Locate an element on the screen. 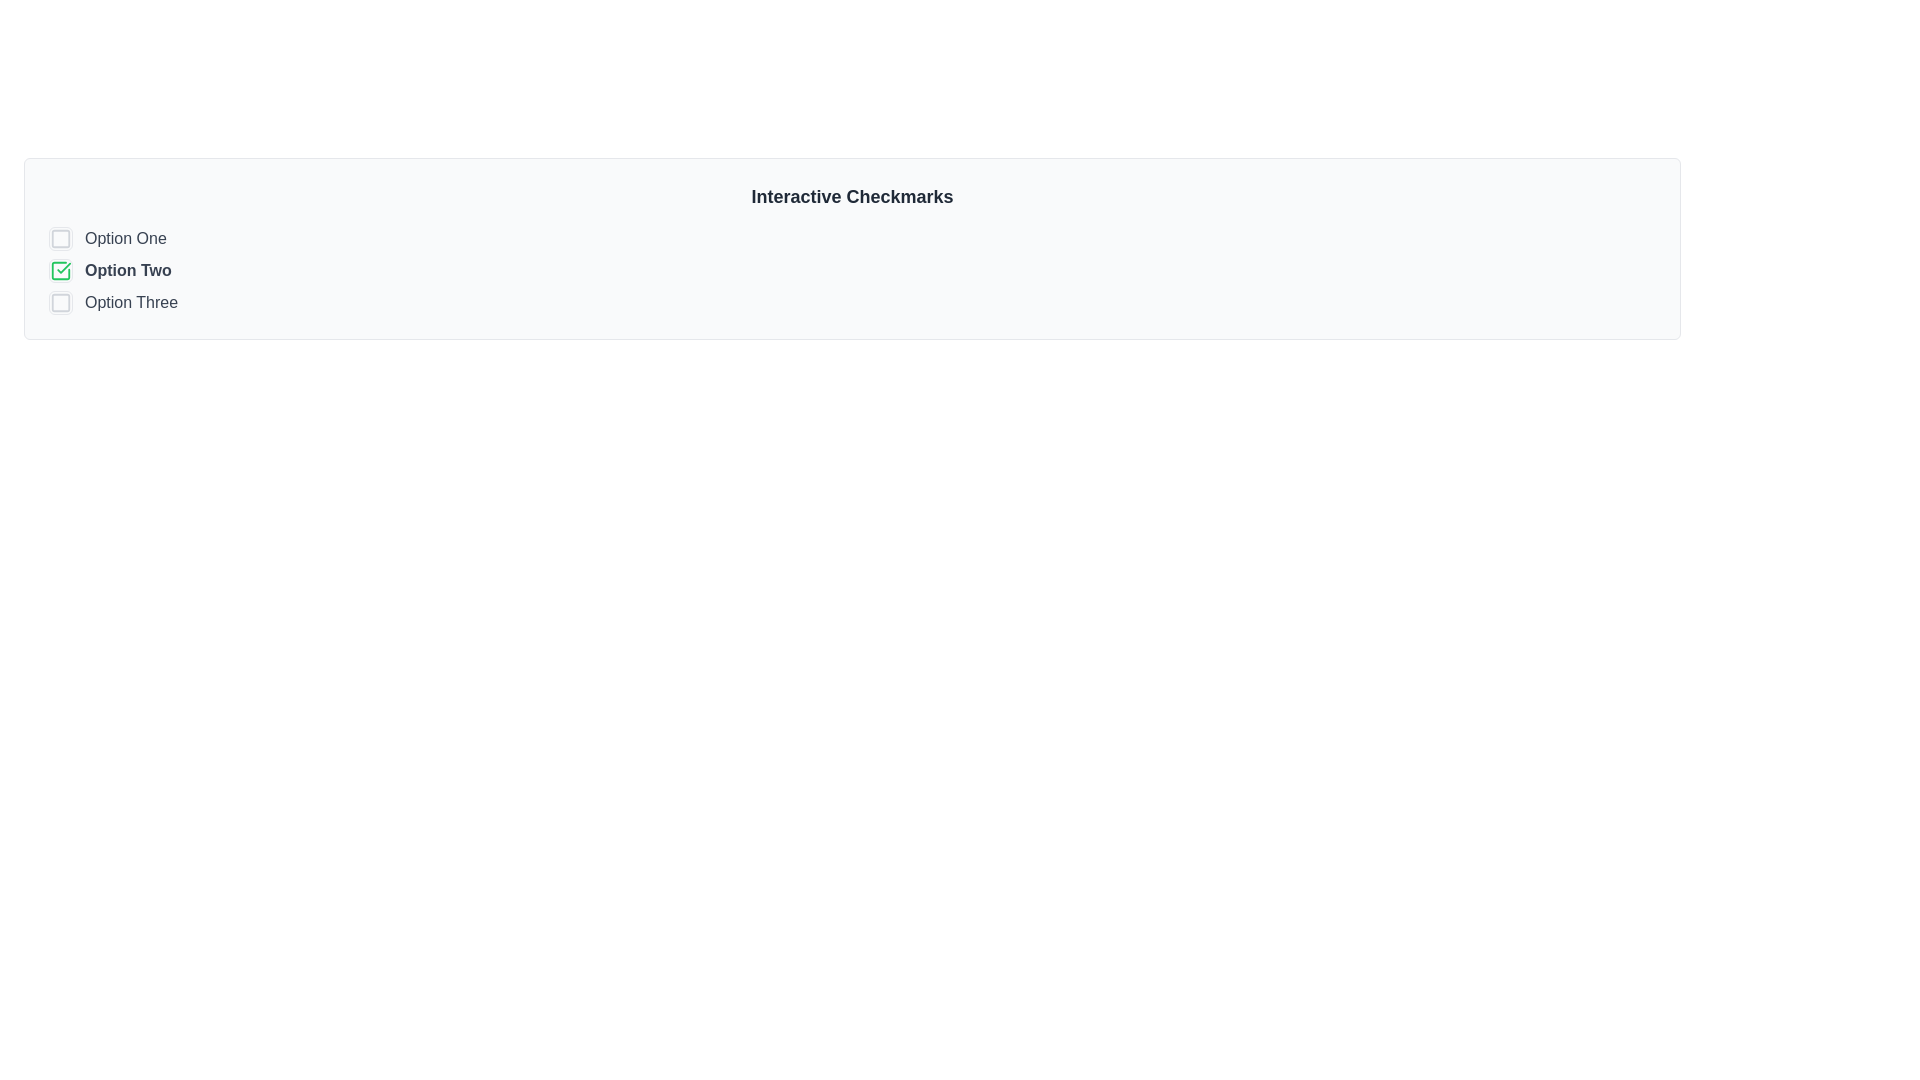 The width and height of the screenshot is (1920, 1080). the green checkmark icon that is aligned with the bolded text 'Option Two' is located at coordinates (61, 270).